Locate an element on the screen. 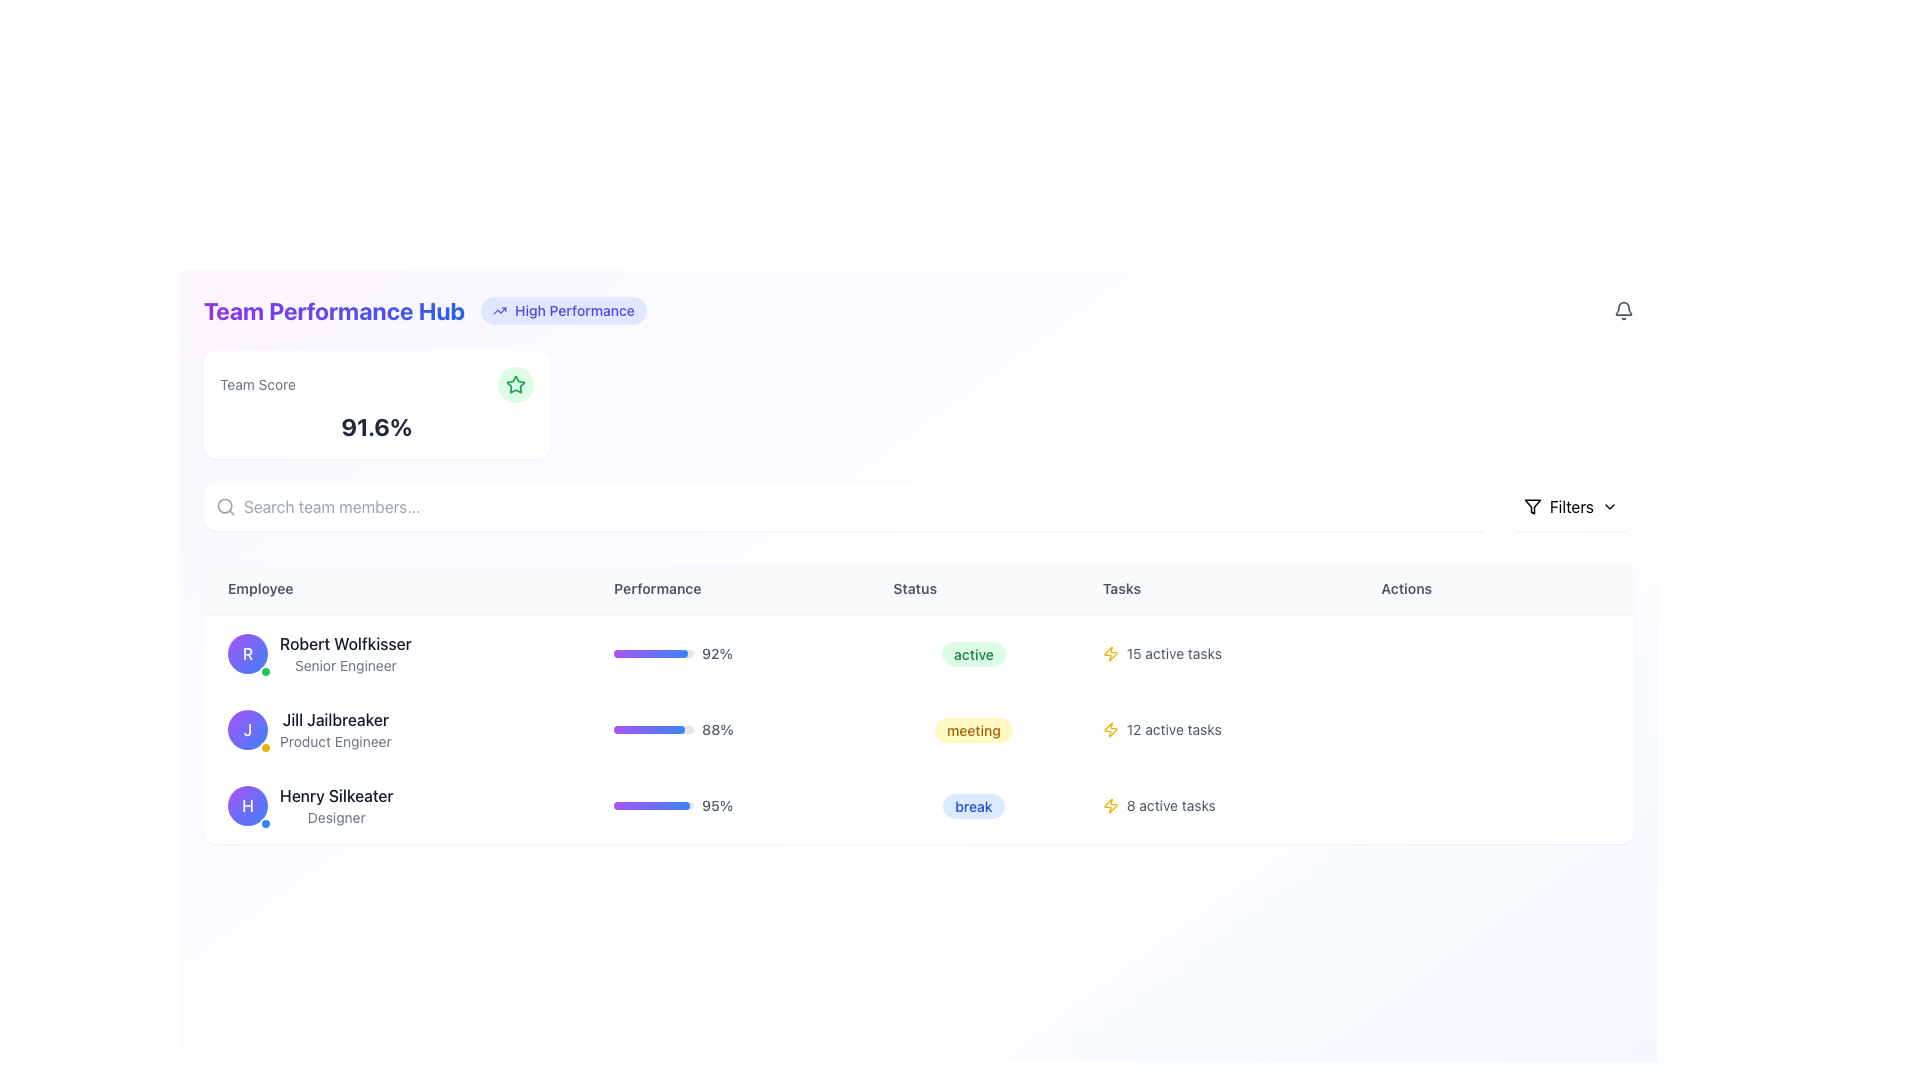  the first interactive button in the 'Actions' column of the third row of the table is located at coordinates (1396, 805).